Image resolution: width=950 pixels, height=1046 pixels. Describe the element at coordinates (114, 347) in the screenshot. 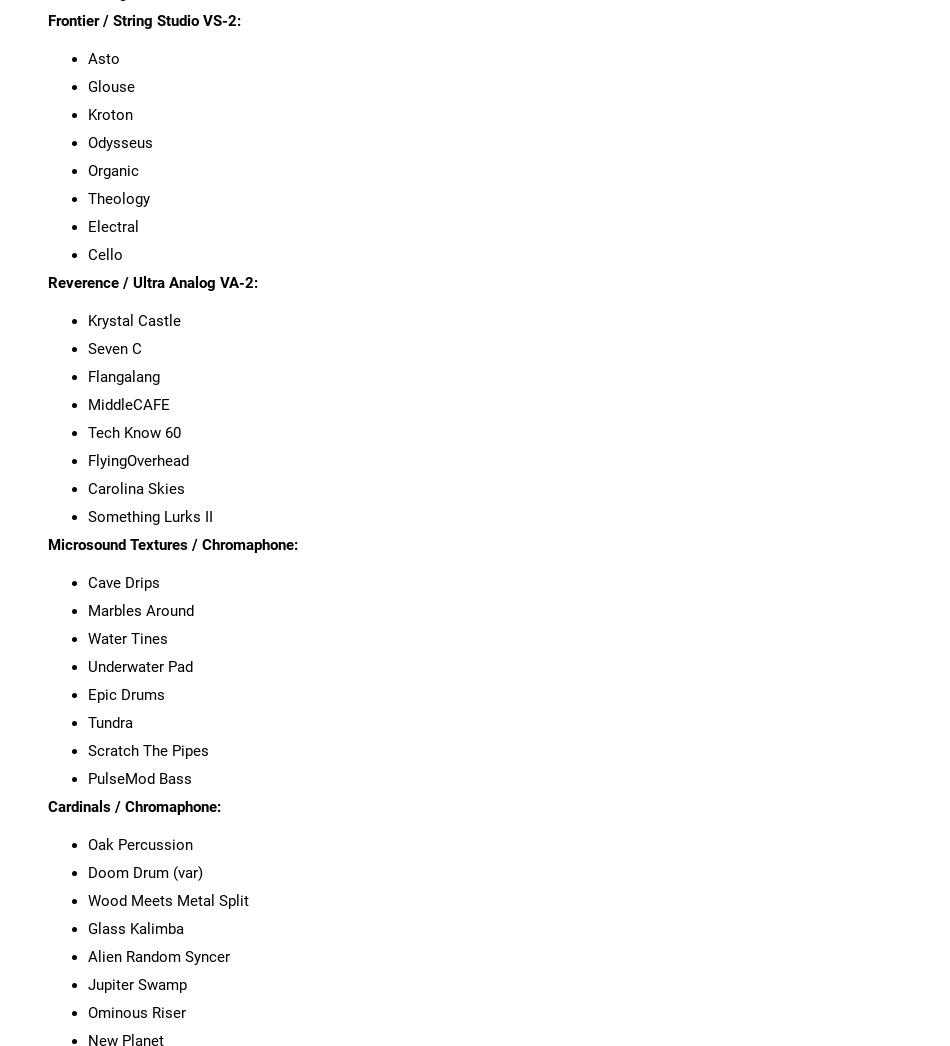

I see `'Seven C'` at that location.